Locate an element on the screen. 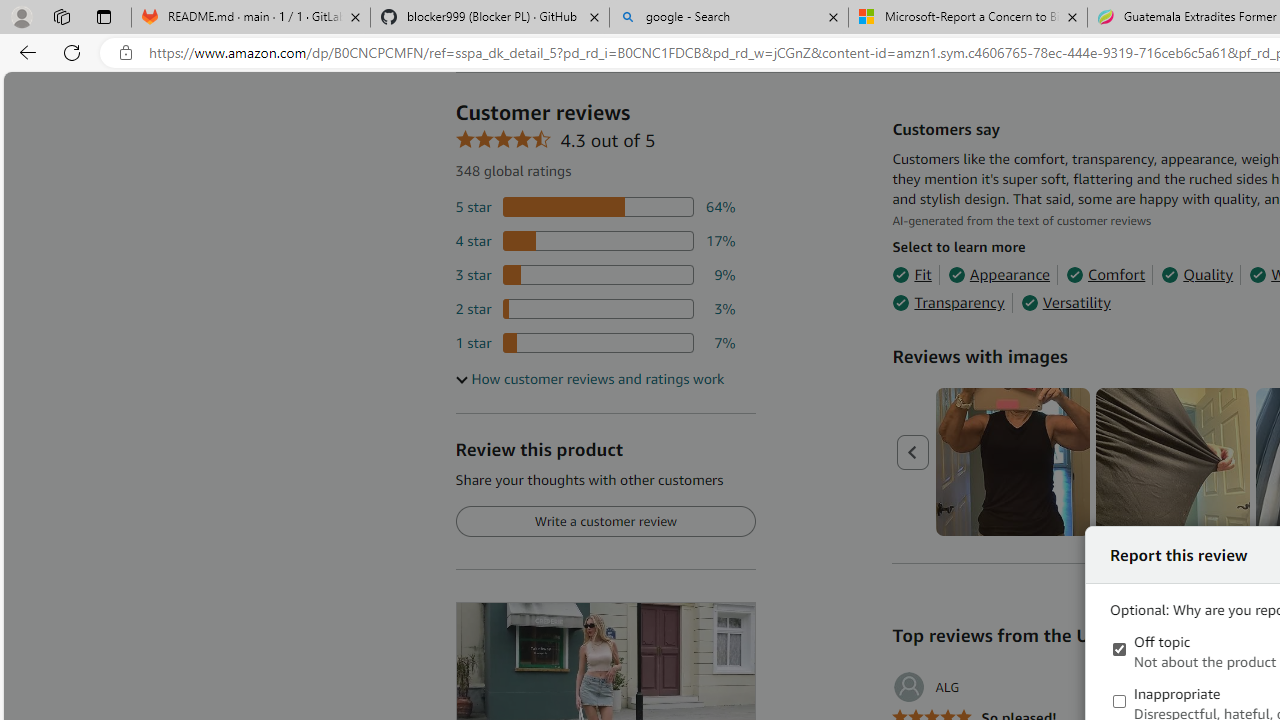 This screenshot has width=1280, height=720. 'Versatility' is located at coordinates (1064, 303).